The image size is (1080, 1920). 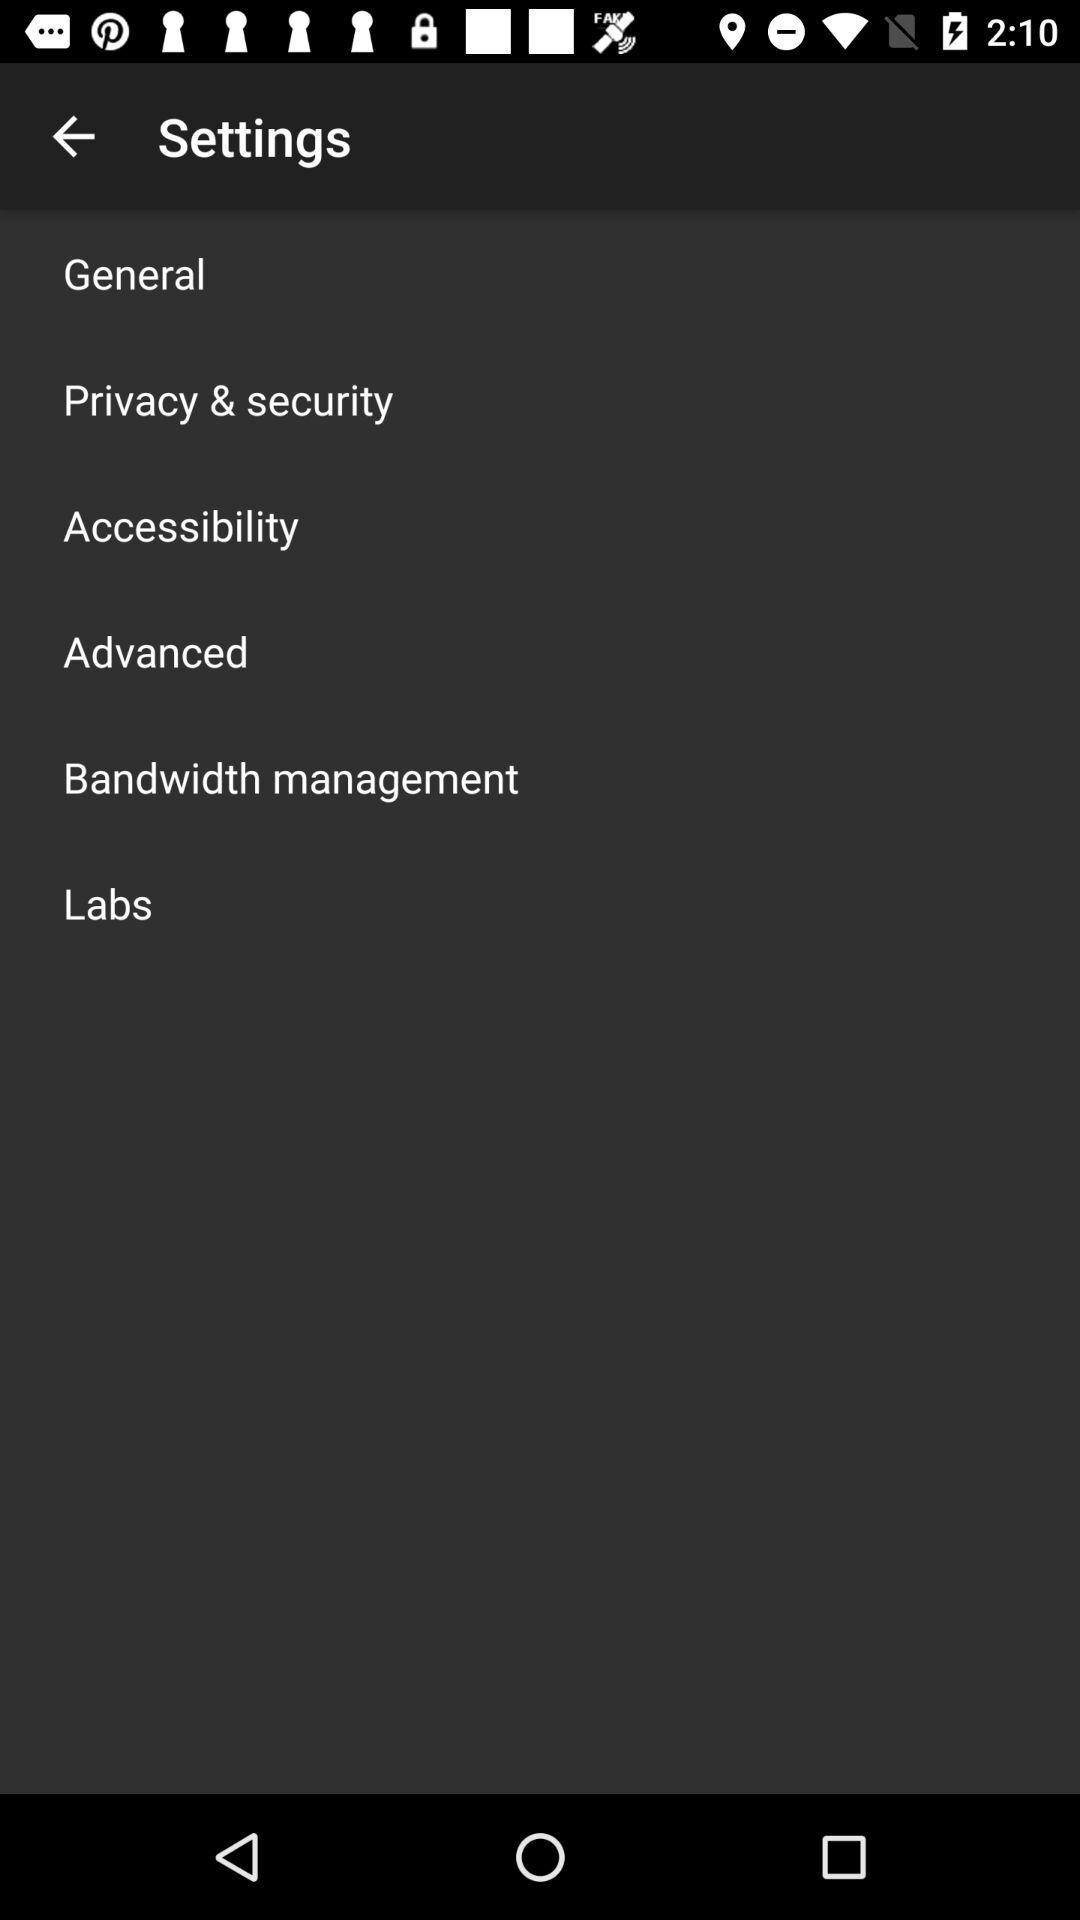 What do you see at coordinates (227, 398) in the screenshot?
I see `app below general item` at bounding box center [227, 398].